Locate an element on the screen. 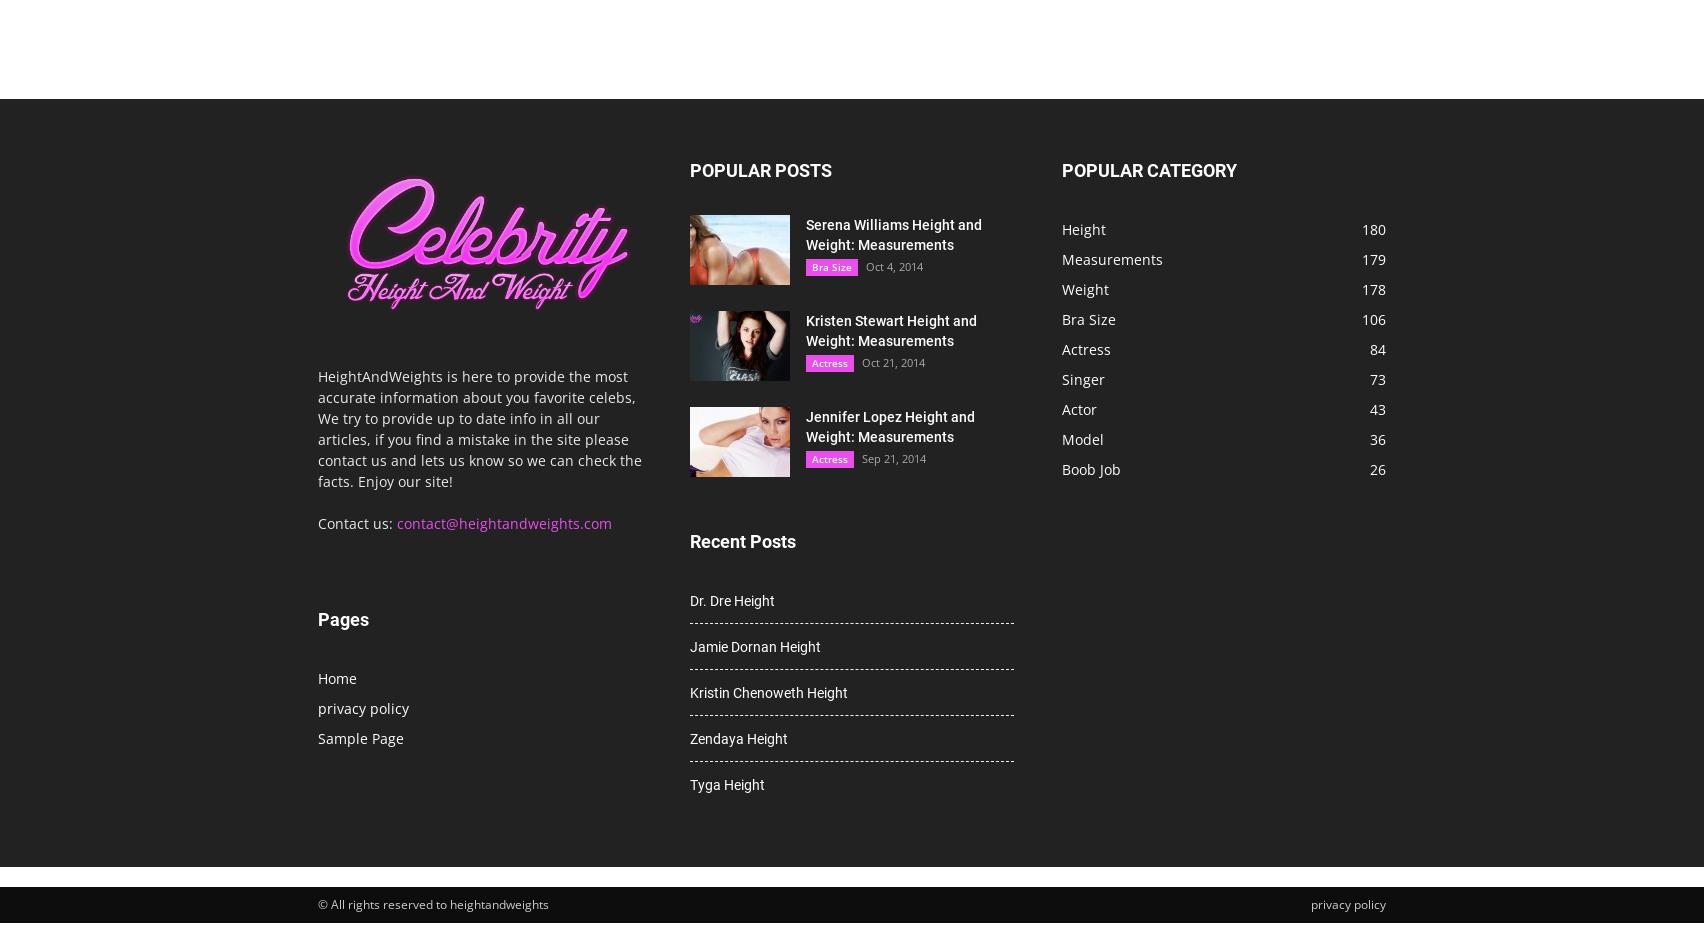  'Height' is located at coordinates (1061, 229).